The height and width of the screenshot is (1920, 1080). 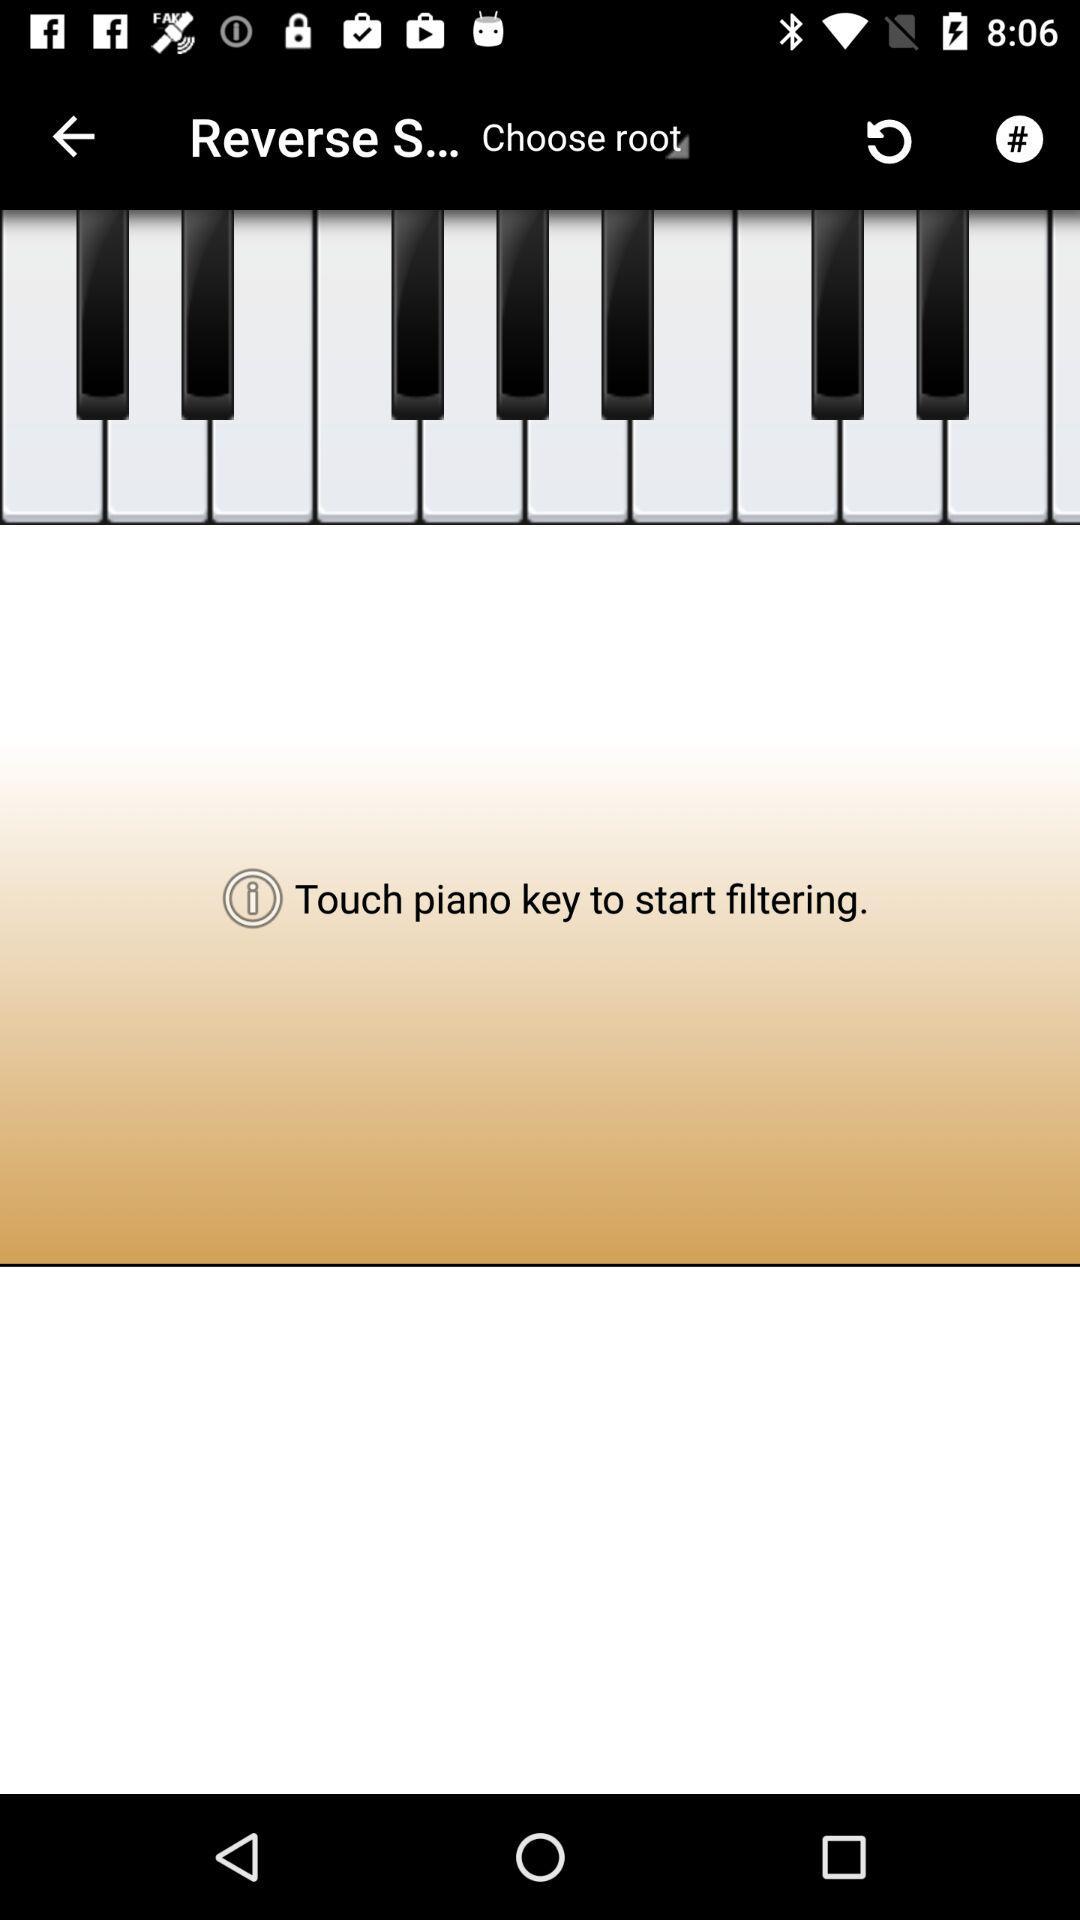 I want to click on keys, so click(x=156, y=367).